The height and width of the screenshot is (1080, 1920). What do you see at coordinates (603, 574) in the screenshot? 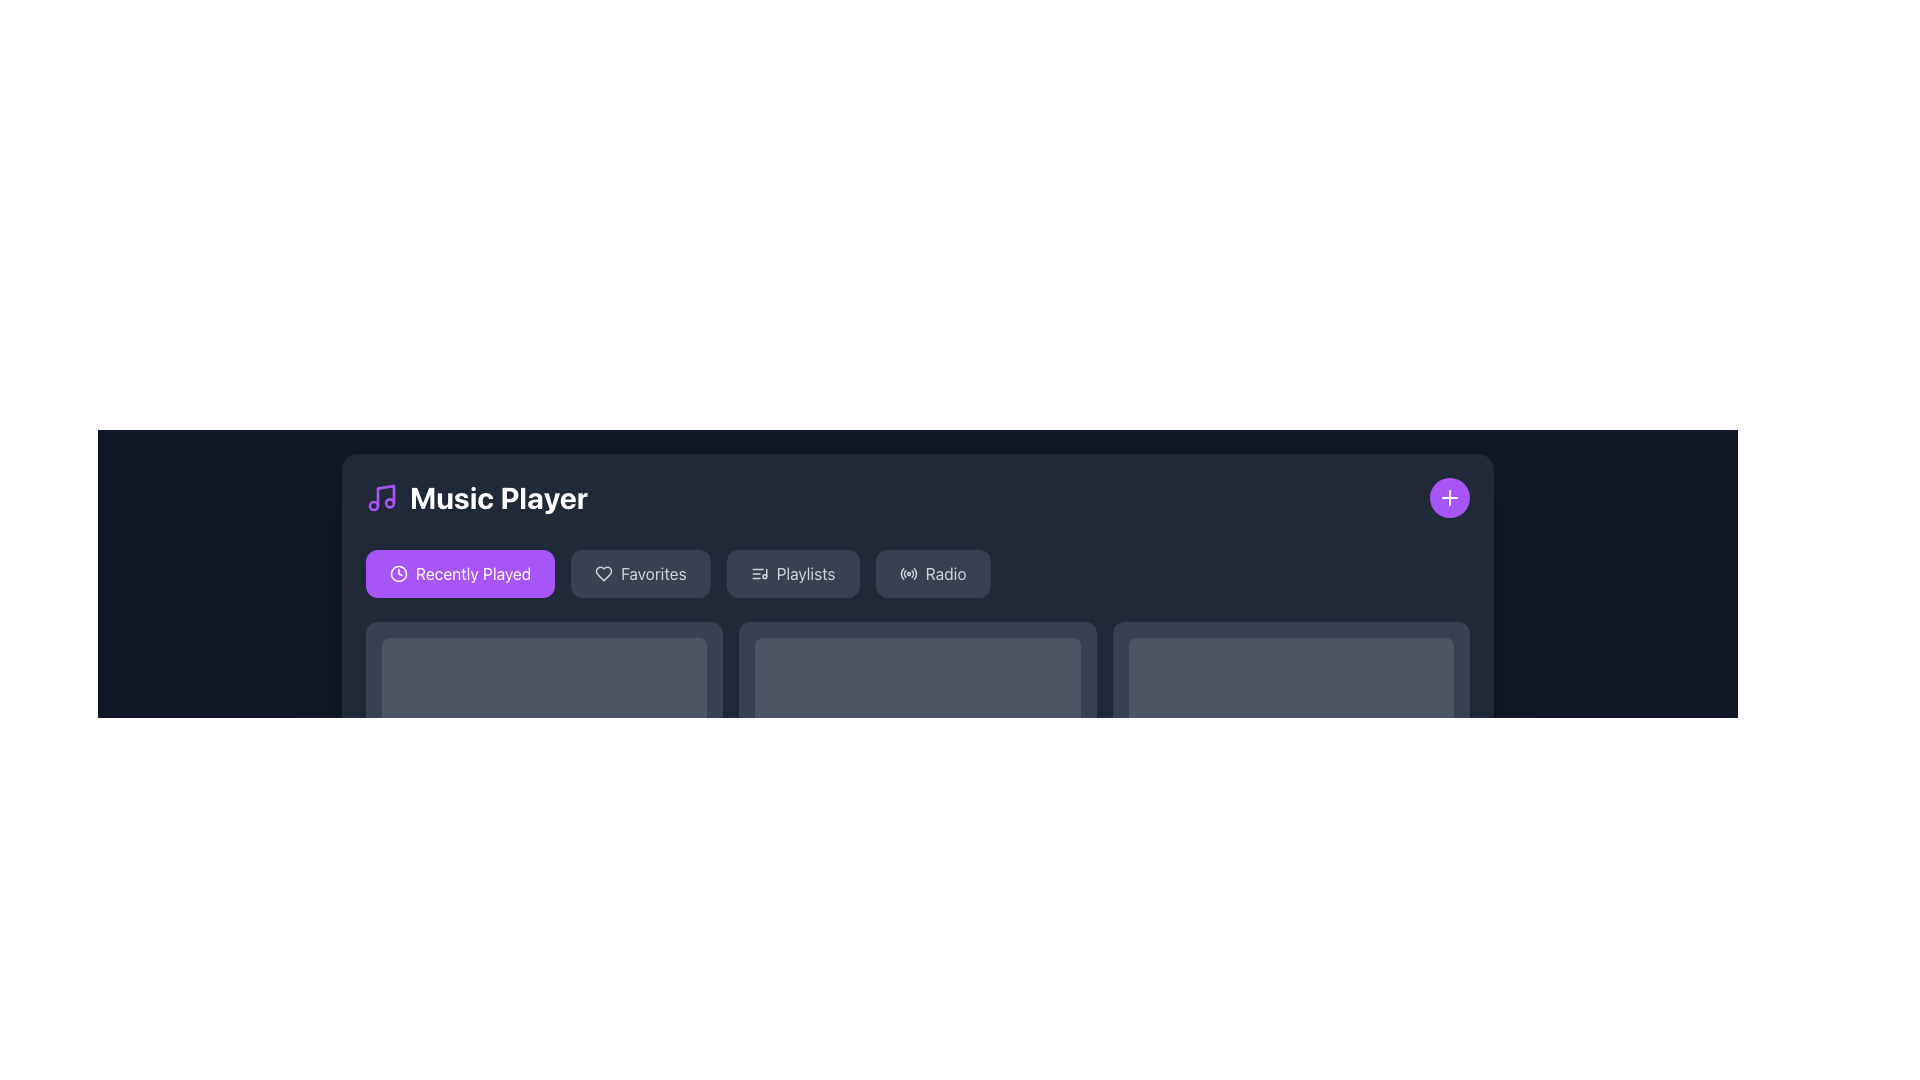
I see `the heart-shaped icon that is part of the 'Favorites' navigation option` at bounding box center [603, 574].